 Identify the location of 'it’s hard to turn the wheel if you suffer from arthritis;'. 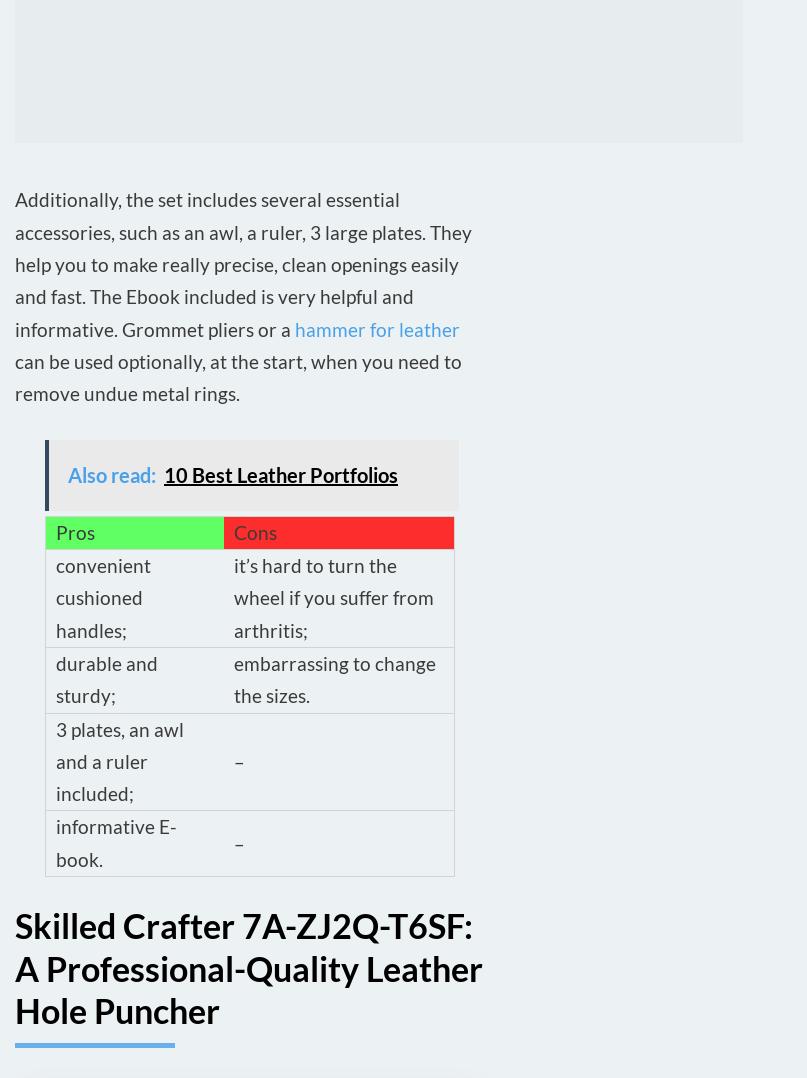
(334, 597).